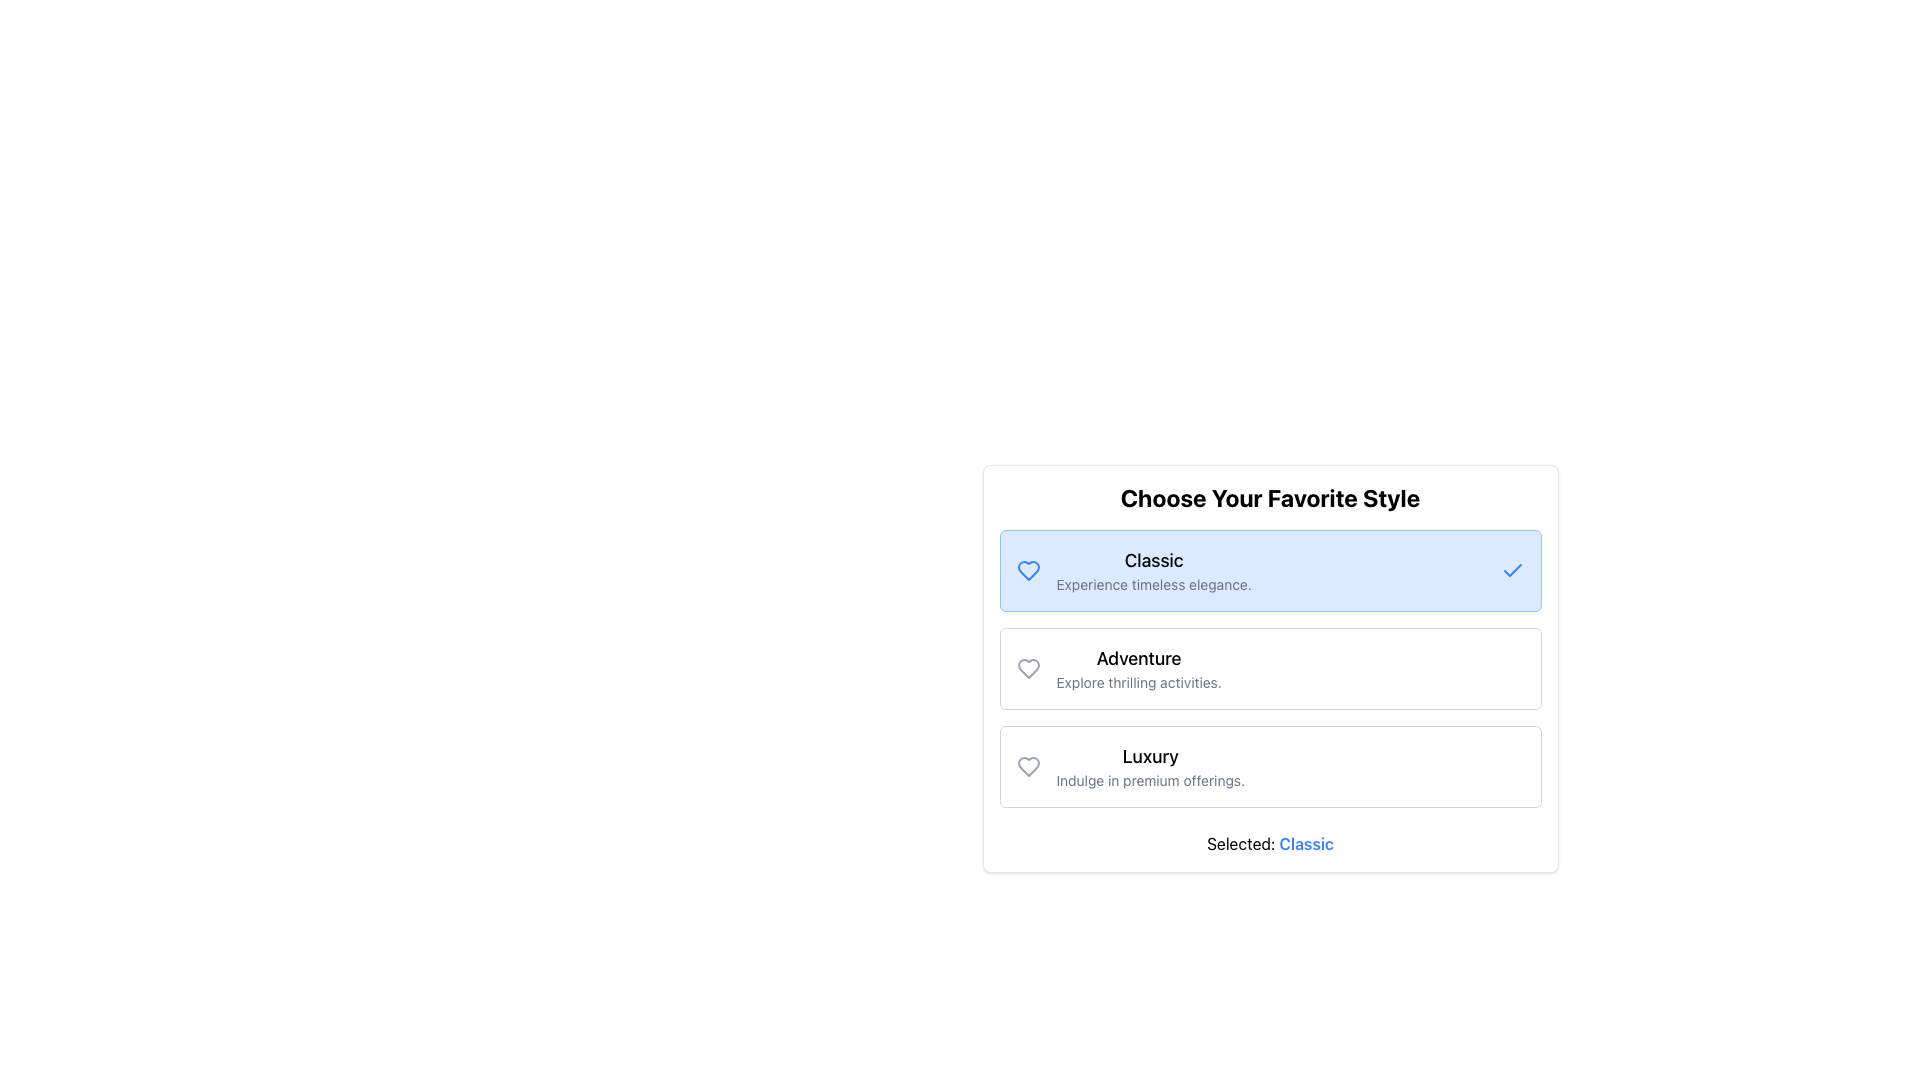 The height and width of the screenshot is (1080, 1920). I want to click on the 'Classic' text option, which is the first item in a vertically stacked list, featuring bold text on a light blue background, so click(1153, 570).